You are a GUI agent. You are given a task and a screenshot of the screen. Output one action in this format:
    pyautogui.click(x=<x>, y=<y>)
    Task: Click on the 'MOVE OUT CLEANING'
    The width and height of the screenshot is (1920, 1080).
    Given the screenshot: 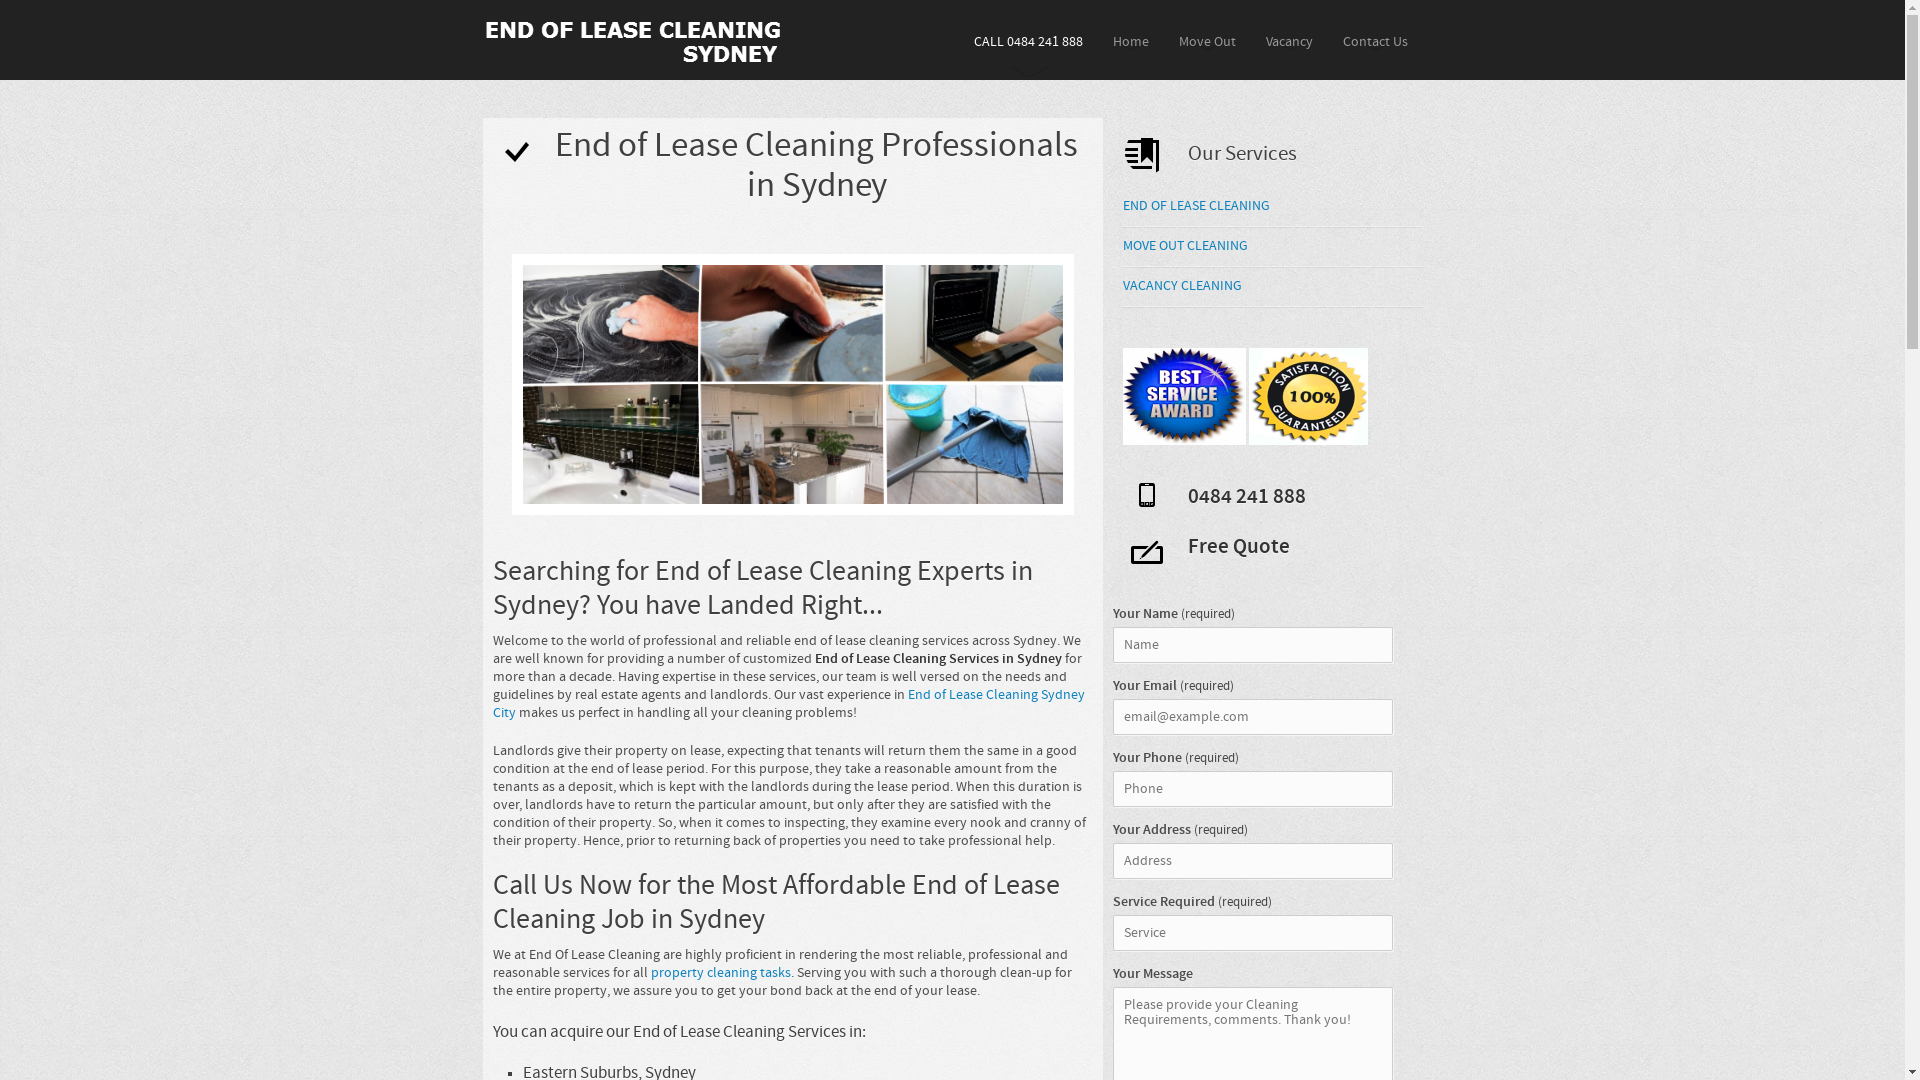 What is the action you would take?
    pyautogui.click(x=1184, y=245)
    